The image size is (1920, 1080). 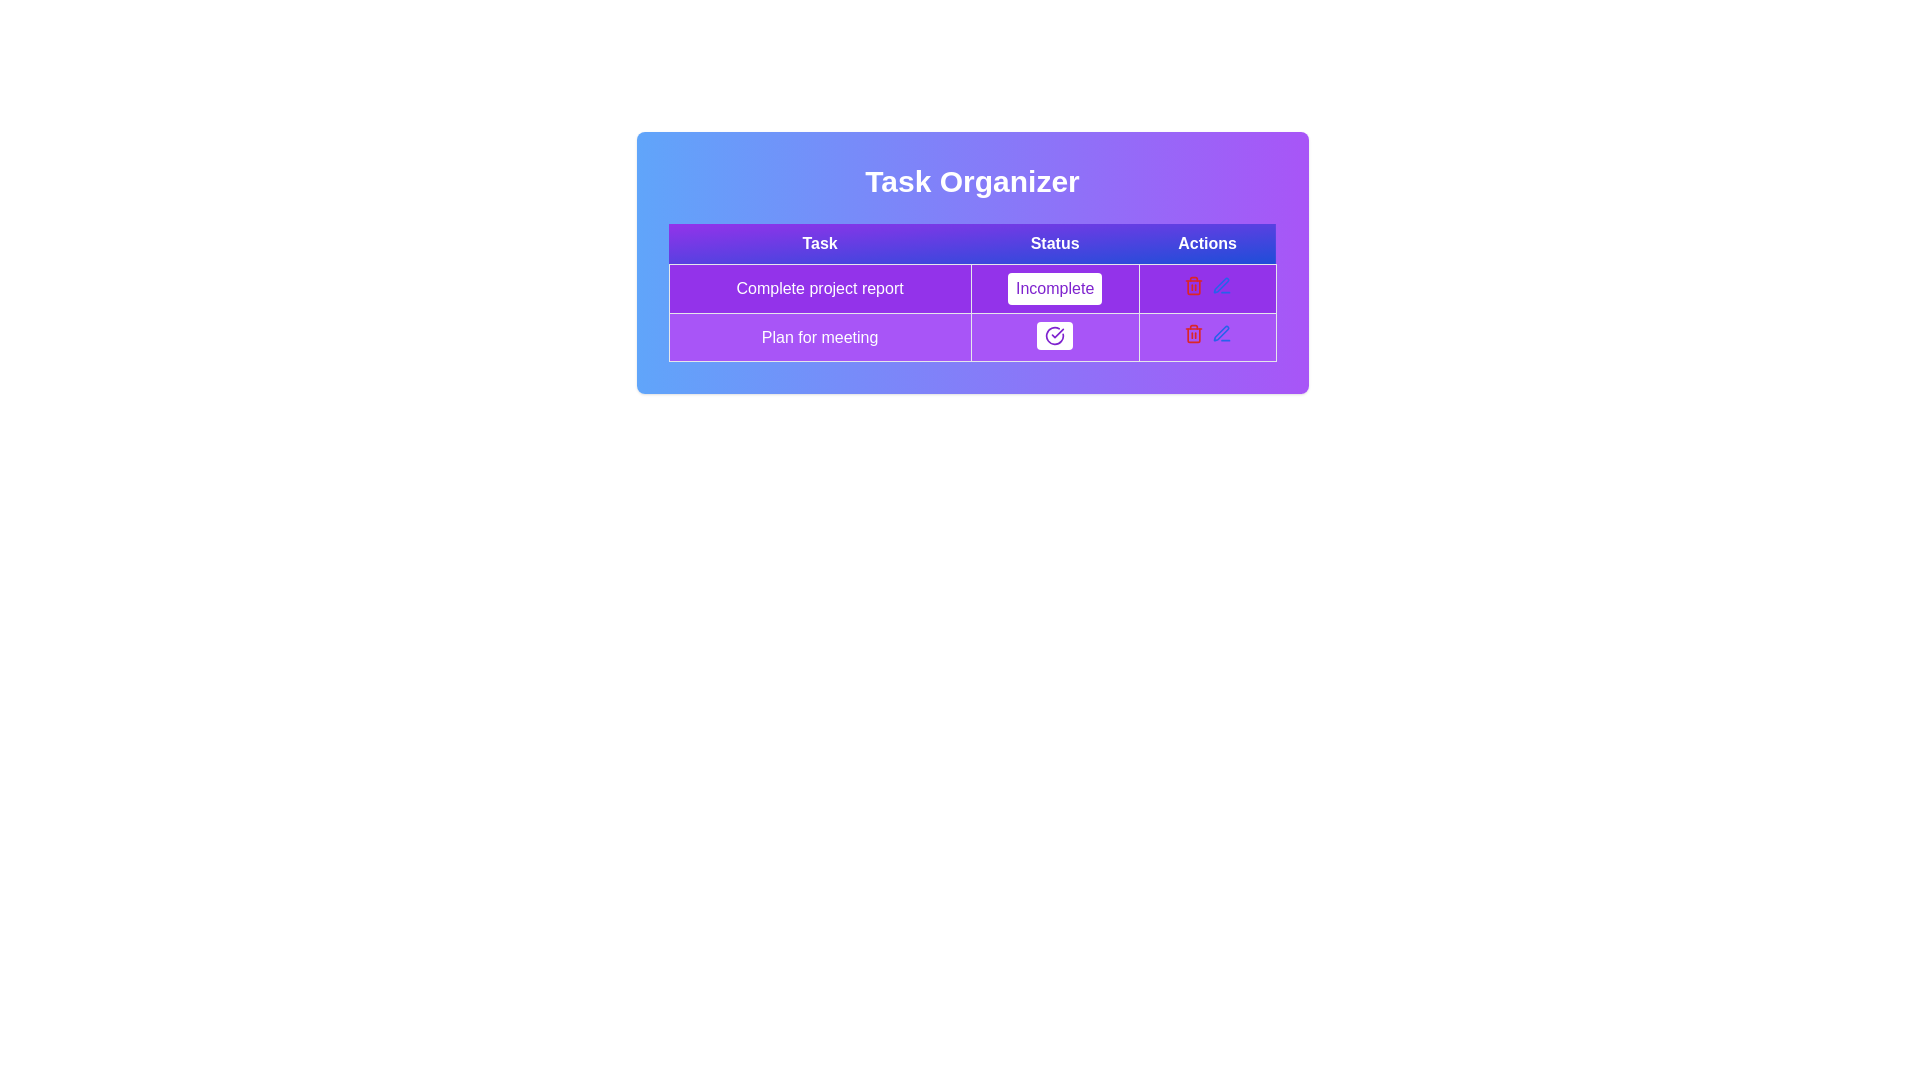 I want to click on the button with a white rectangular background and a purple circular check icon located under the 'Status' column in the second row for the 'Plan for meeting' task, so click(x=1054, y=336).